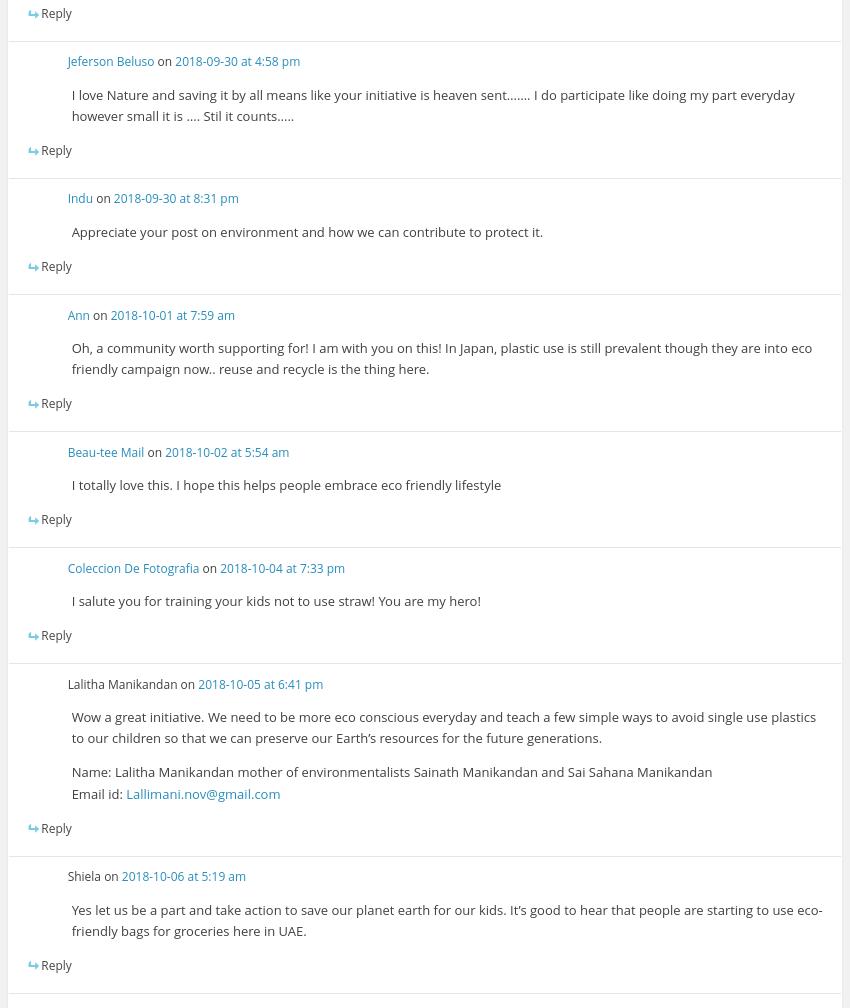  Describe the element at coordinates (120, 683) in the screenshot. I see `'Lalitha Manikandan'` at that location.